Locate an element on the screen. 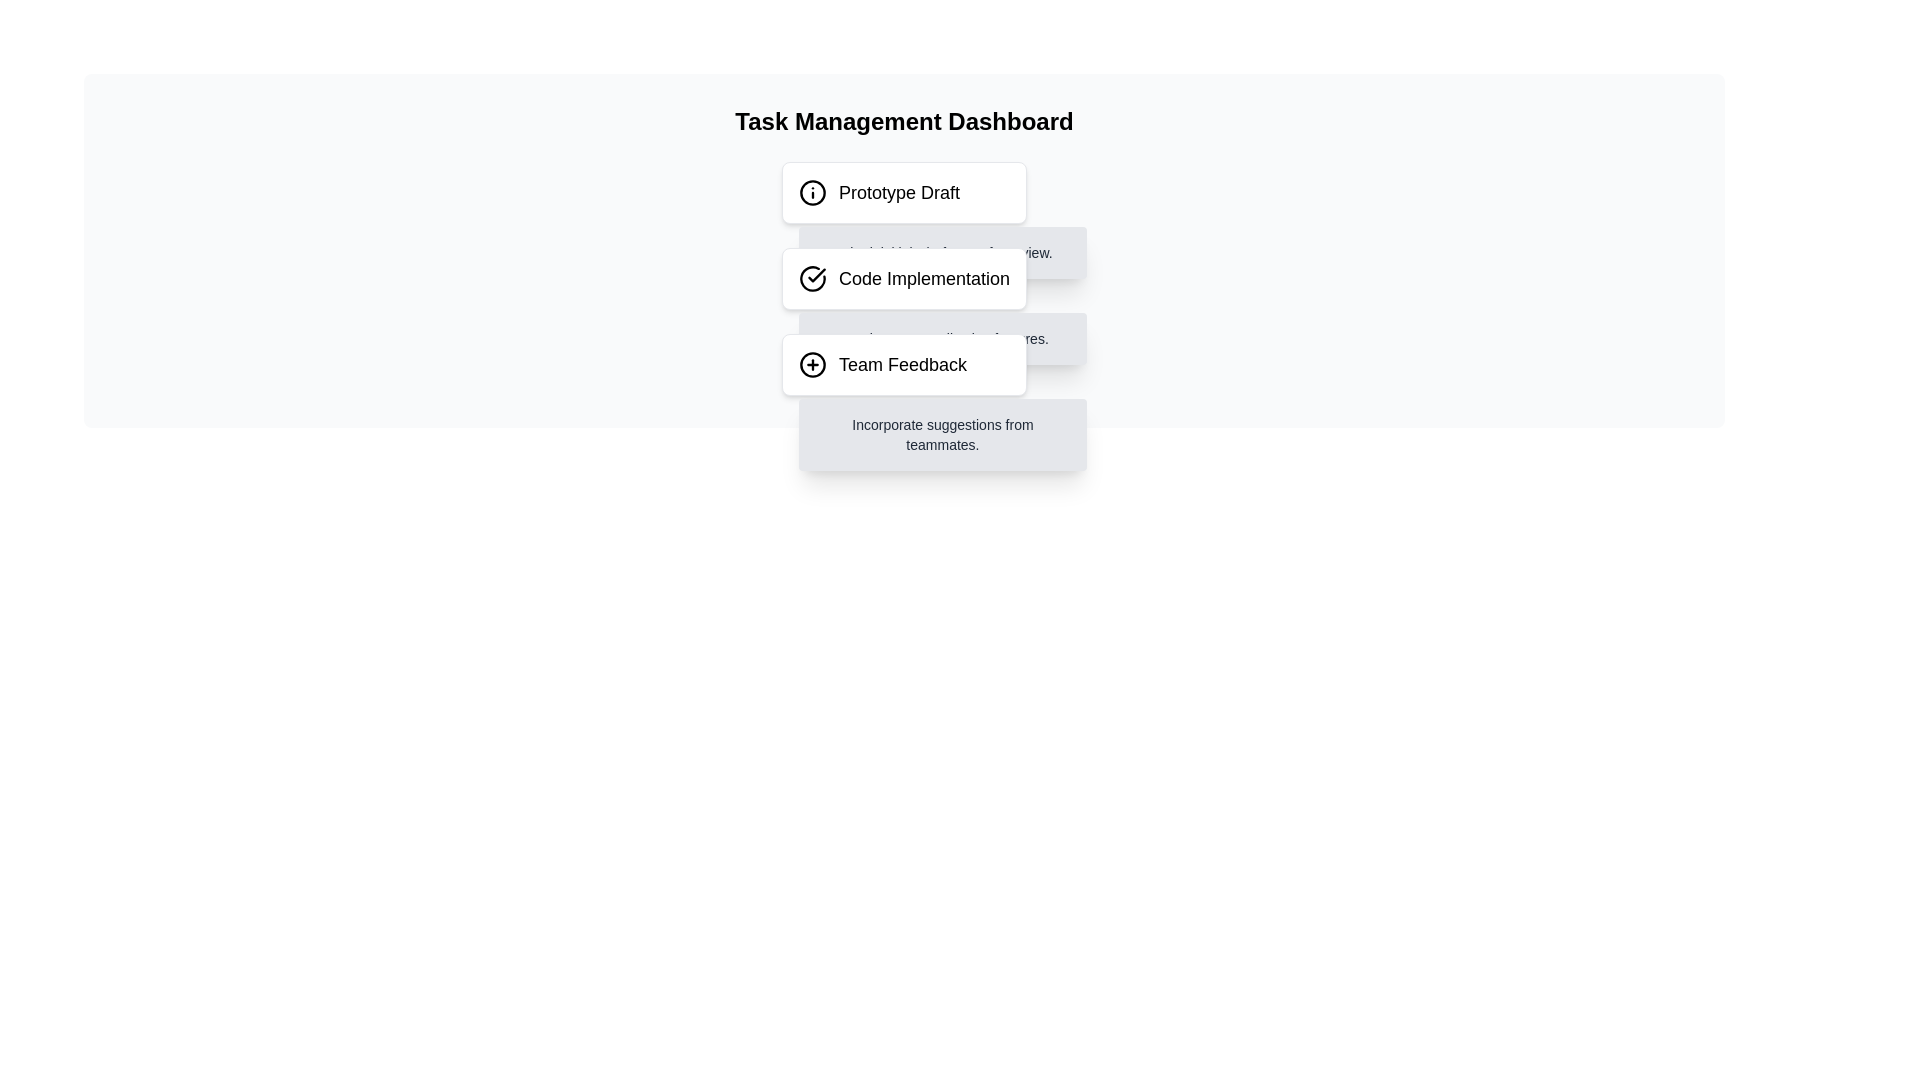 The height and width of the screenshot is (1080, 1920). the informative icon located to the left of the text 'Prototype Draft' is located at coordinates (812, 192).